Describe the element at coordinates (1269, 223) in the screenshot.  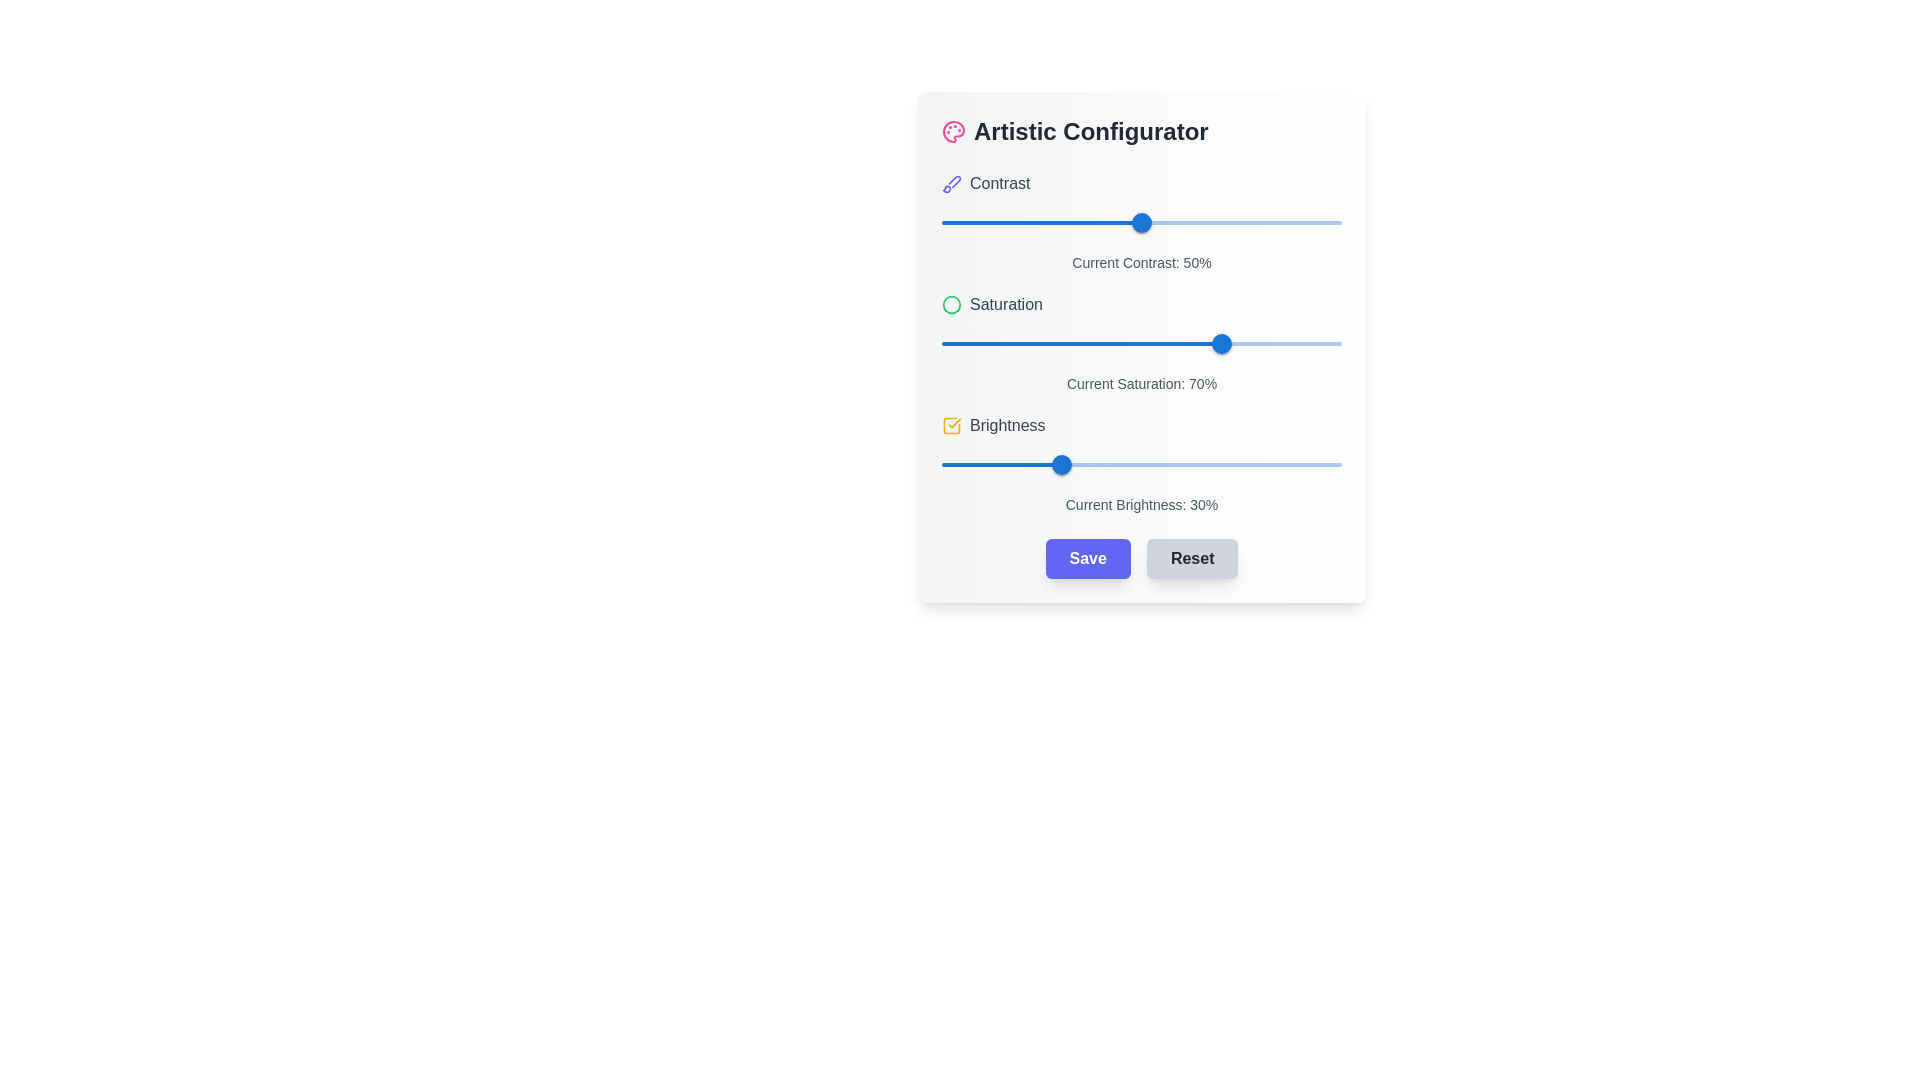
I see `contrast` at that location.